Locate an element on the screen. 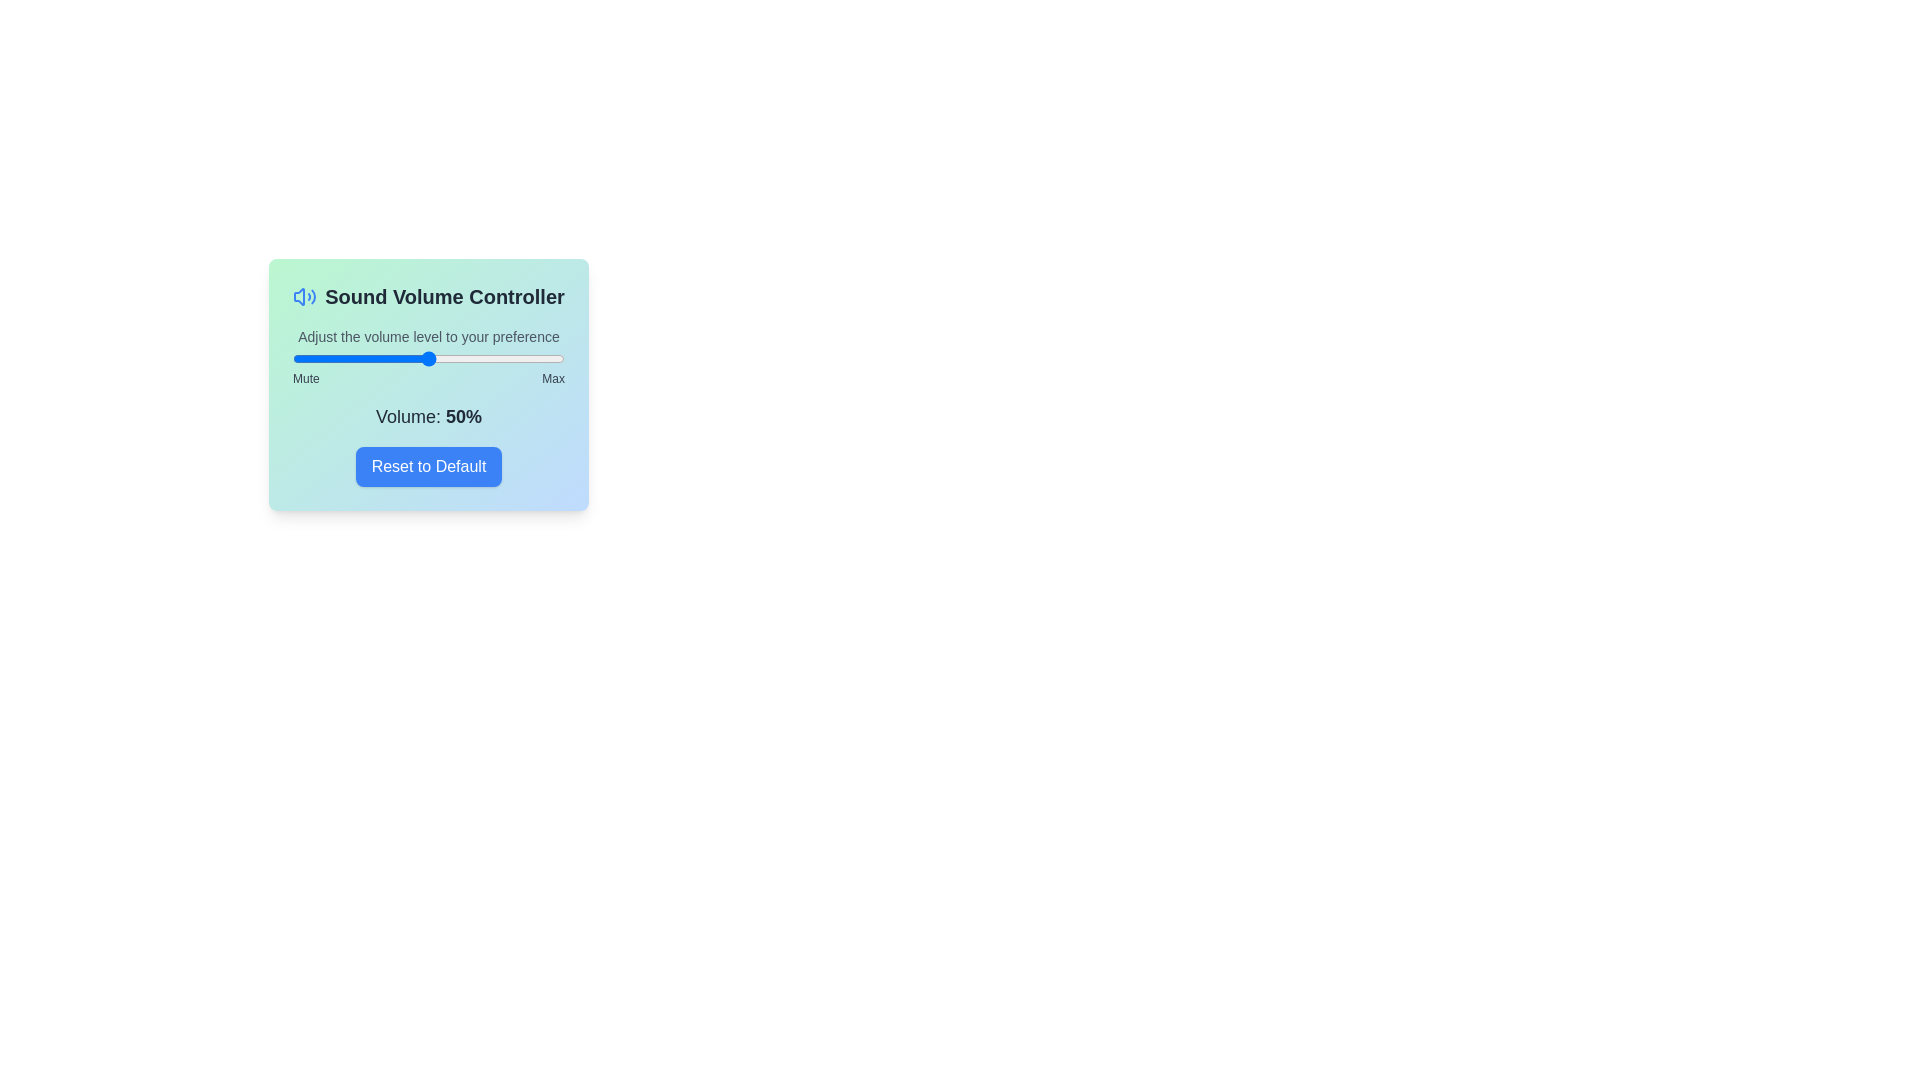 This screenshot has height=1080, width=1920. the volume to 89 percent by dragging the slider is located at coordinates (535, 357).